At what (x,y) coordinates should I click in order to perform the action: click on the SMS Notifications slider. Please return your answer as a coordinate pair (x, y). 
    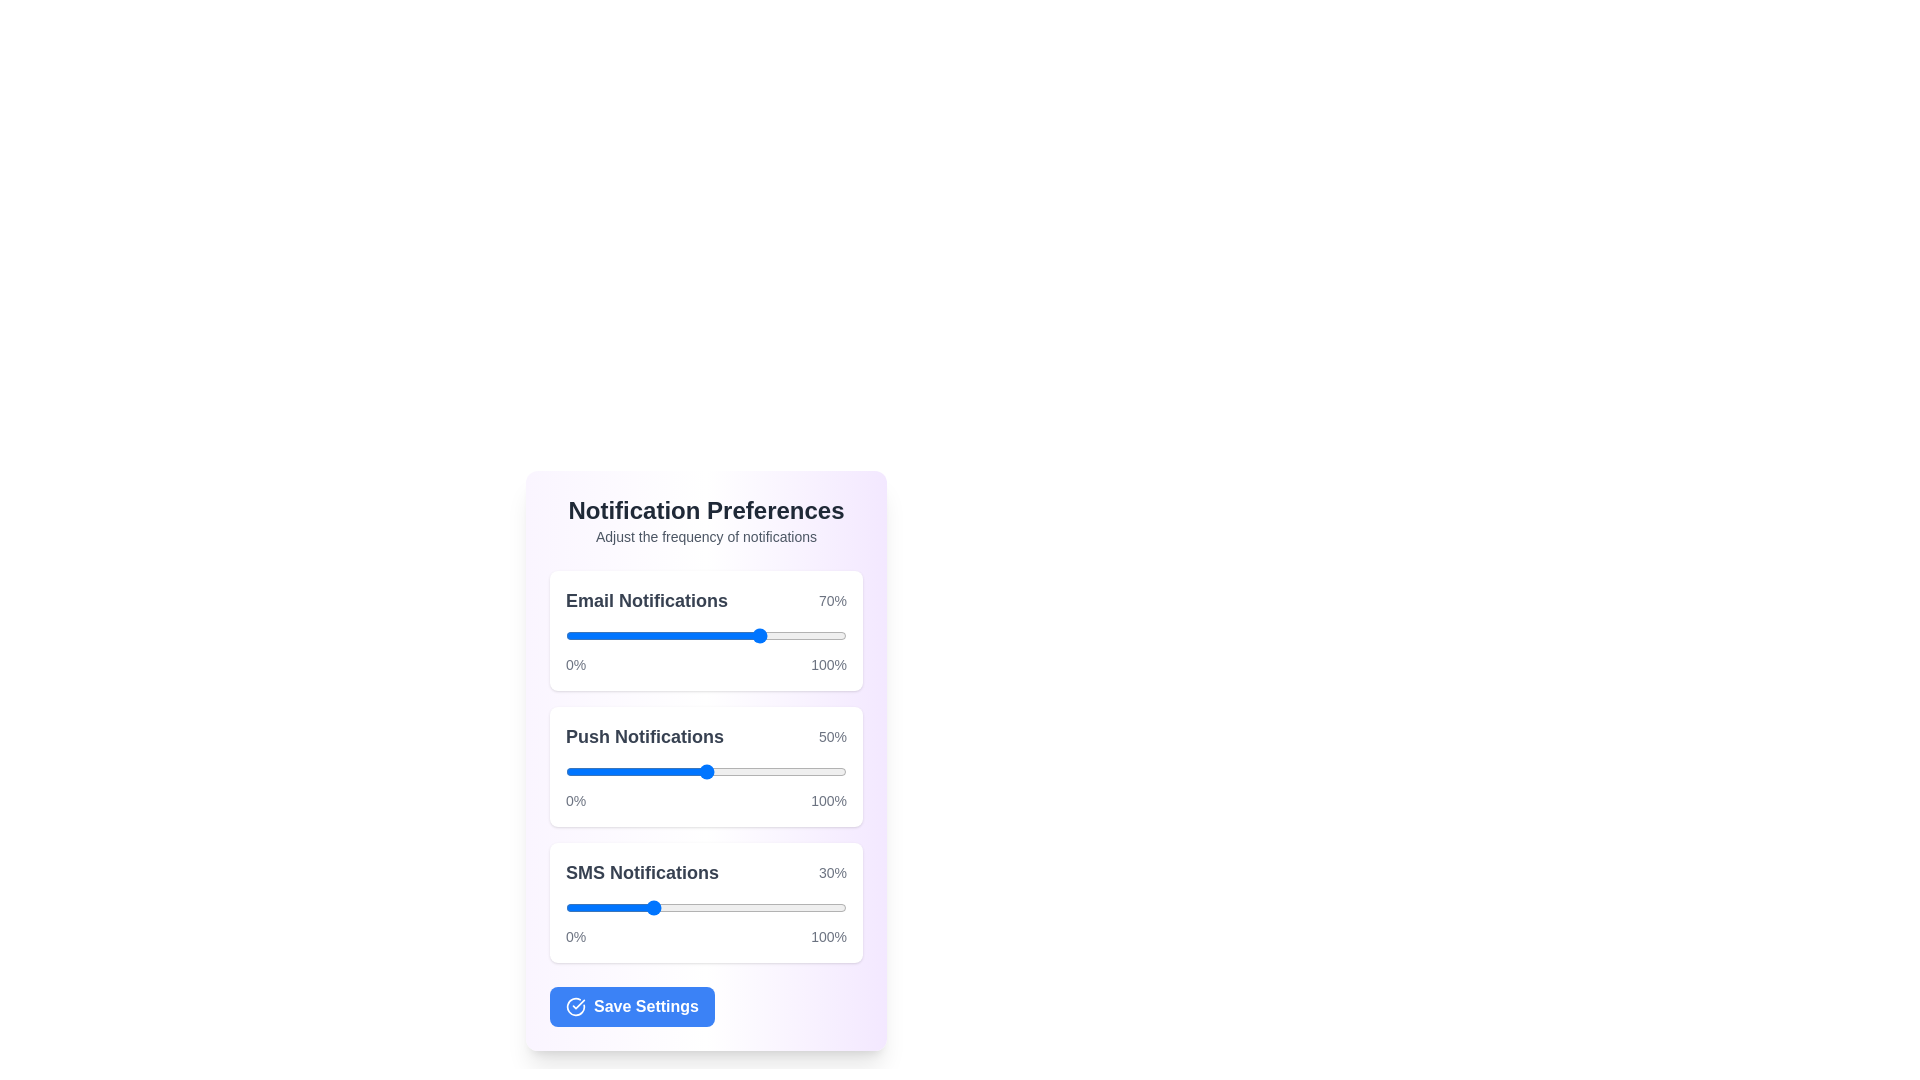
    Looking at the image, I should click on (725, 907).